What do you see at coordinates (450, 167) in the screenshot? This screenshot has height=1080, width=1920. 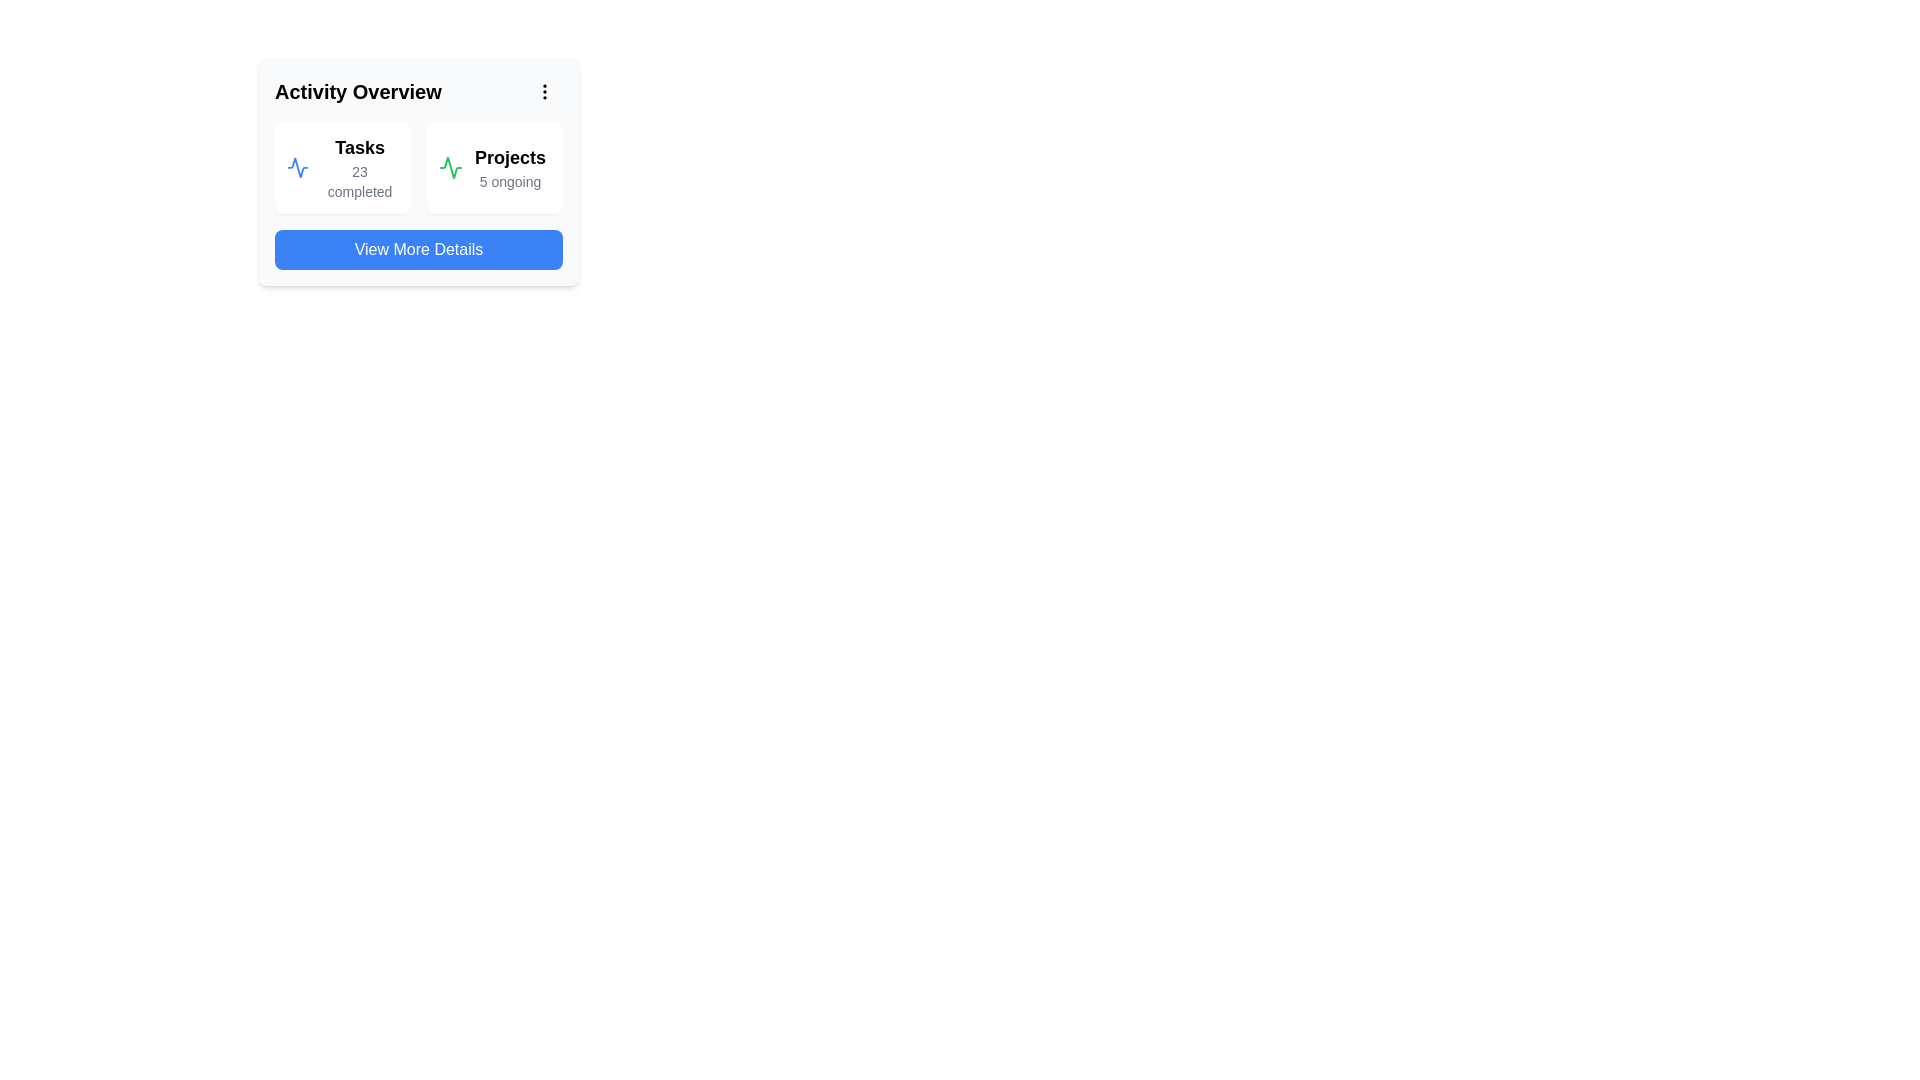 I see `the green SVG icon resembling an activity graph or heartbeat line located in the top-left corner of the 'Projects' card in the 'Activity Overview' section` at bounding box center [450, 167].